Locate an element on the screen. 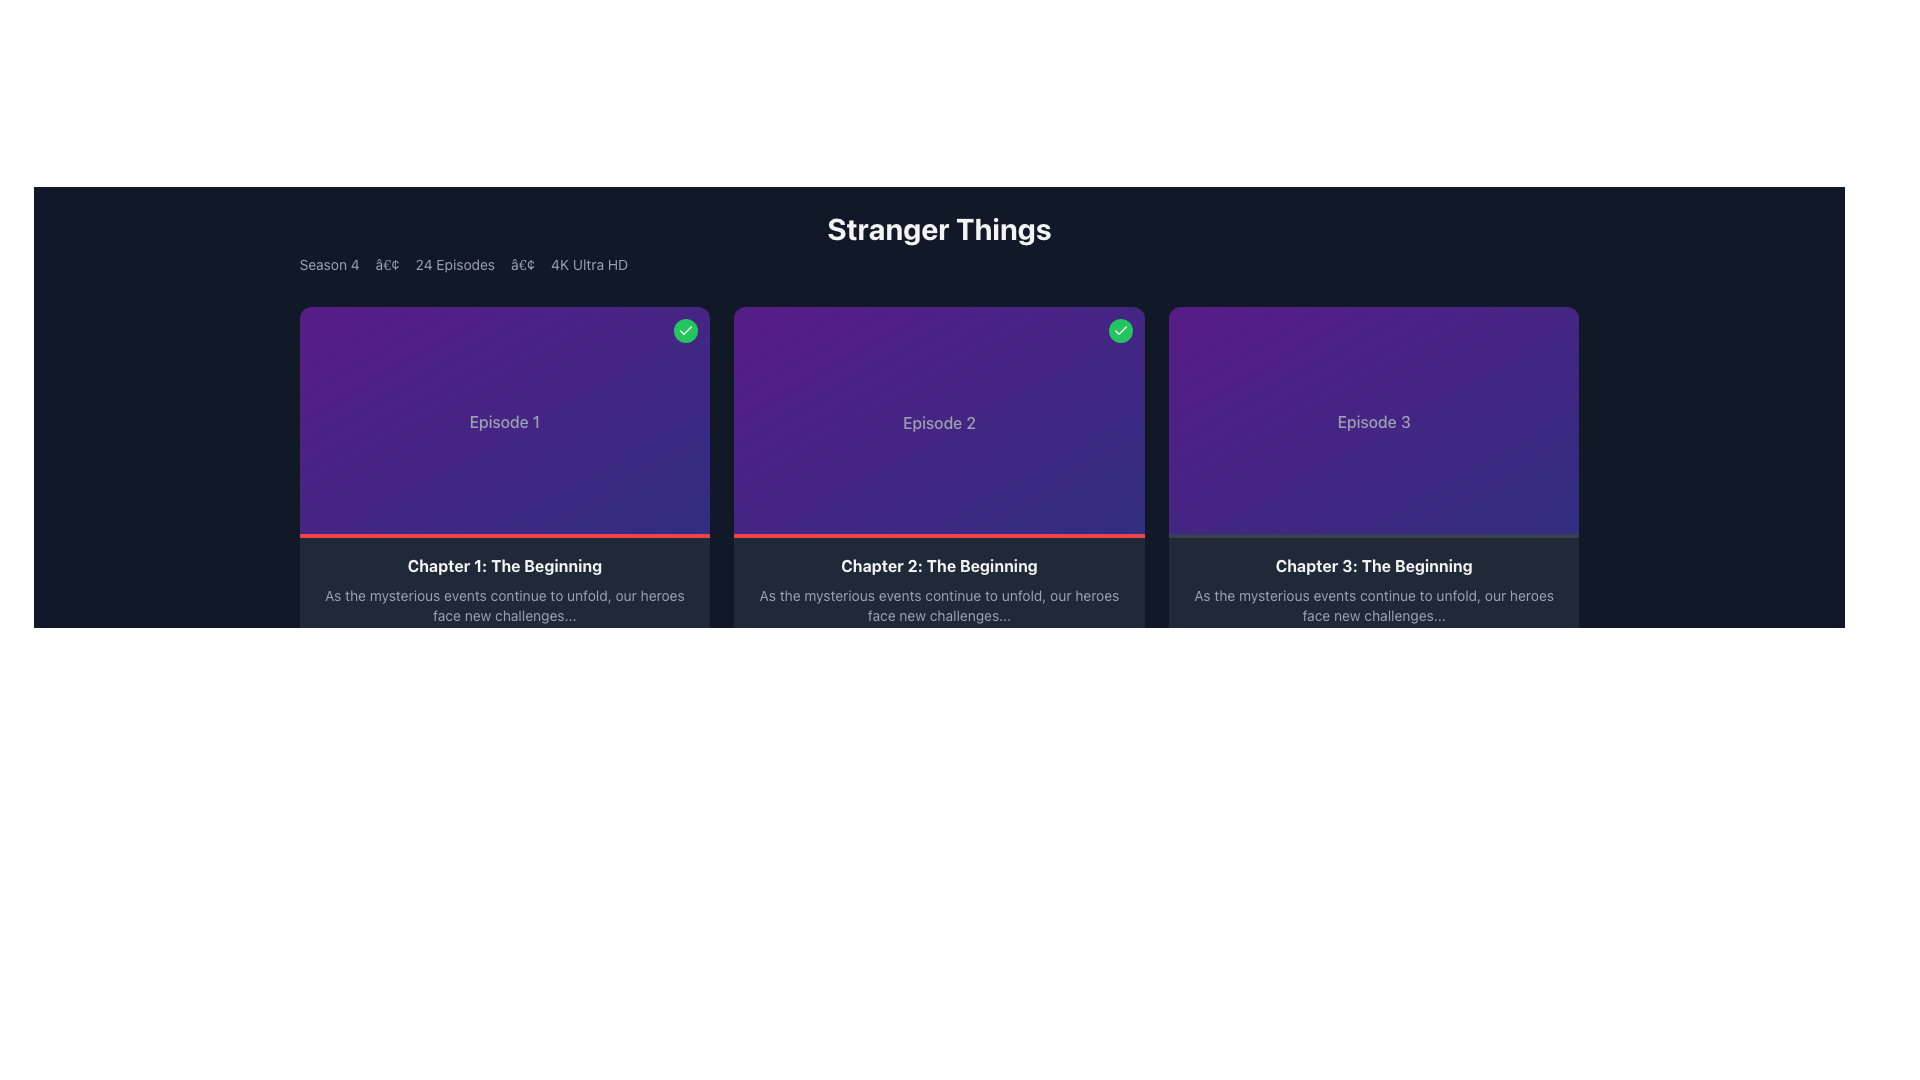  text label identifying the first episode in the series, located in the middle of the first card in a row of three identical layout cards is located at coordinates (504, 421).